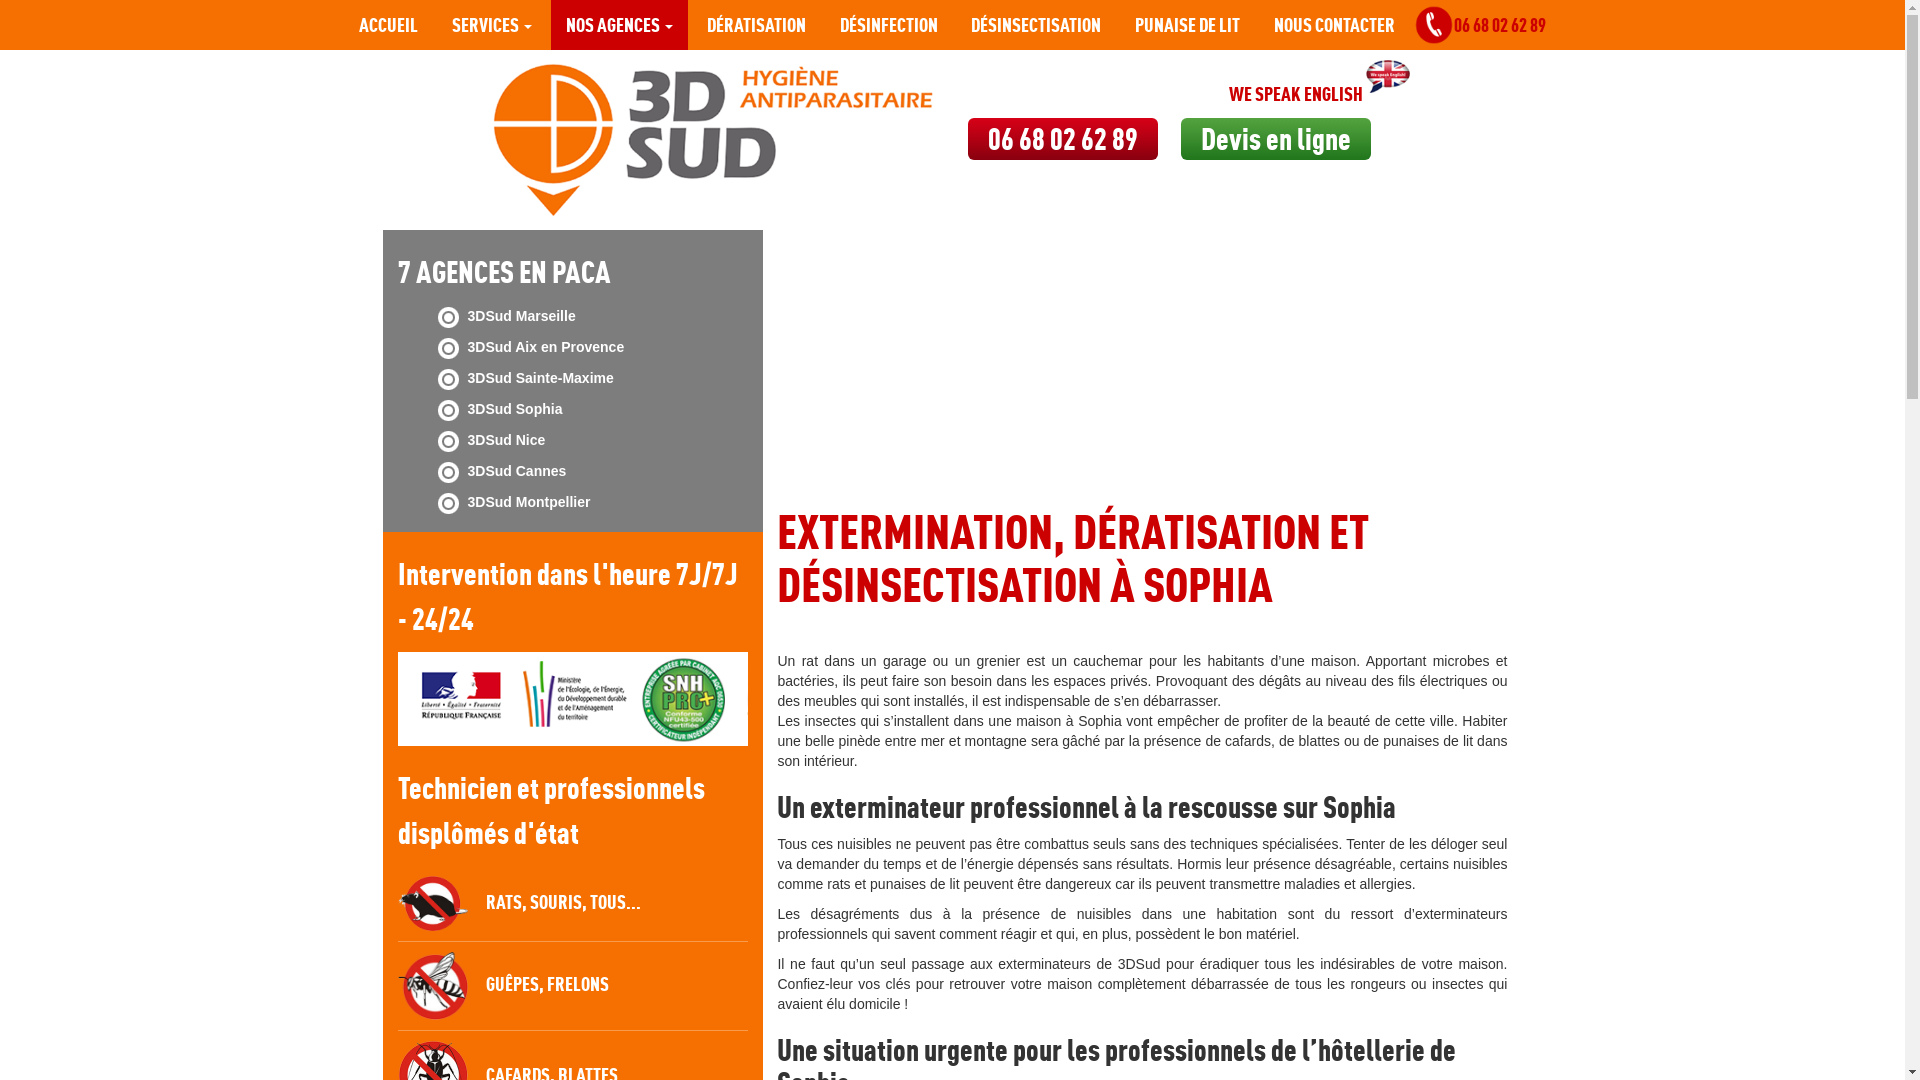 This screenshot has height=1080, width=1920. Describe the element at coordinates (507, 438) in the screenshot. I see `'3DSud Nice'` at that location.